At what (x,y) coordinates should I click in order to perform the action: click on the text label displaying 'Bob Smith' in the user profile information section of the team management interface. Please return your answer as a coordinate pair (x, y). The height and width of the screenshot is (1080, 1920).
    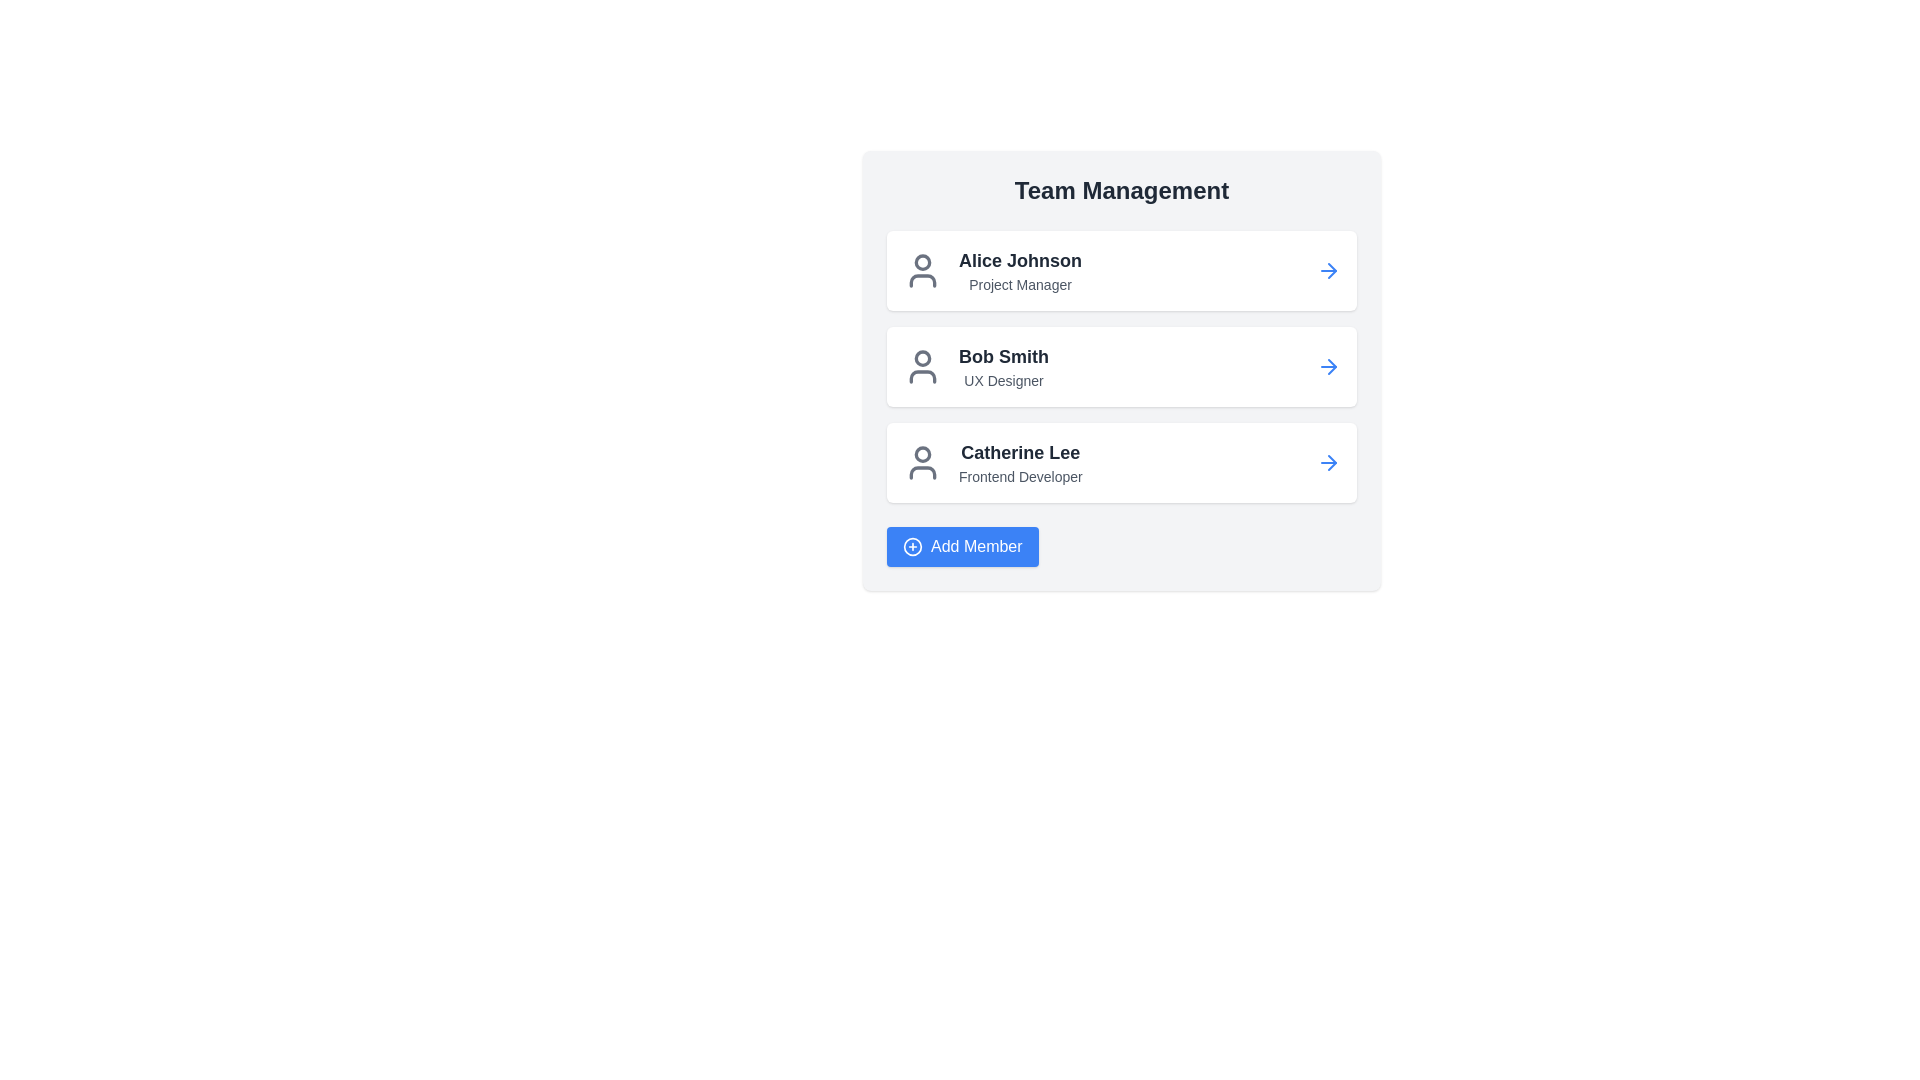
    Looking at the image, I should click on (1003, 356).